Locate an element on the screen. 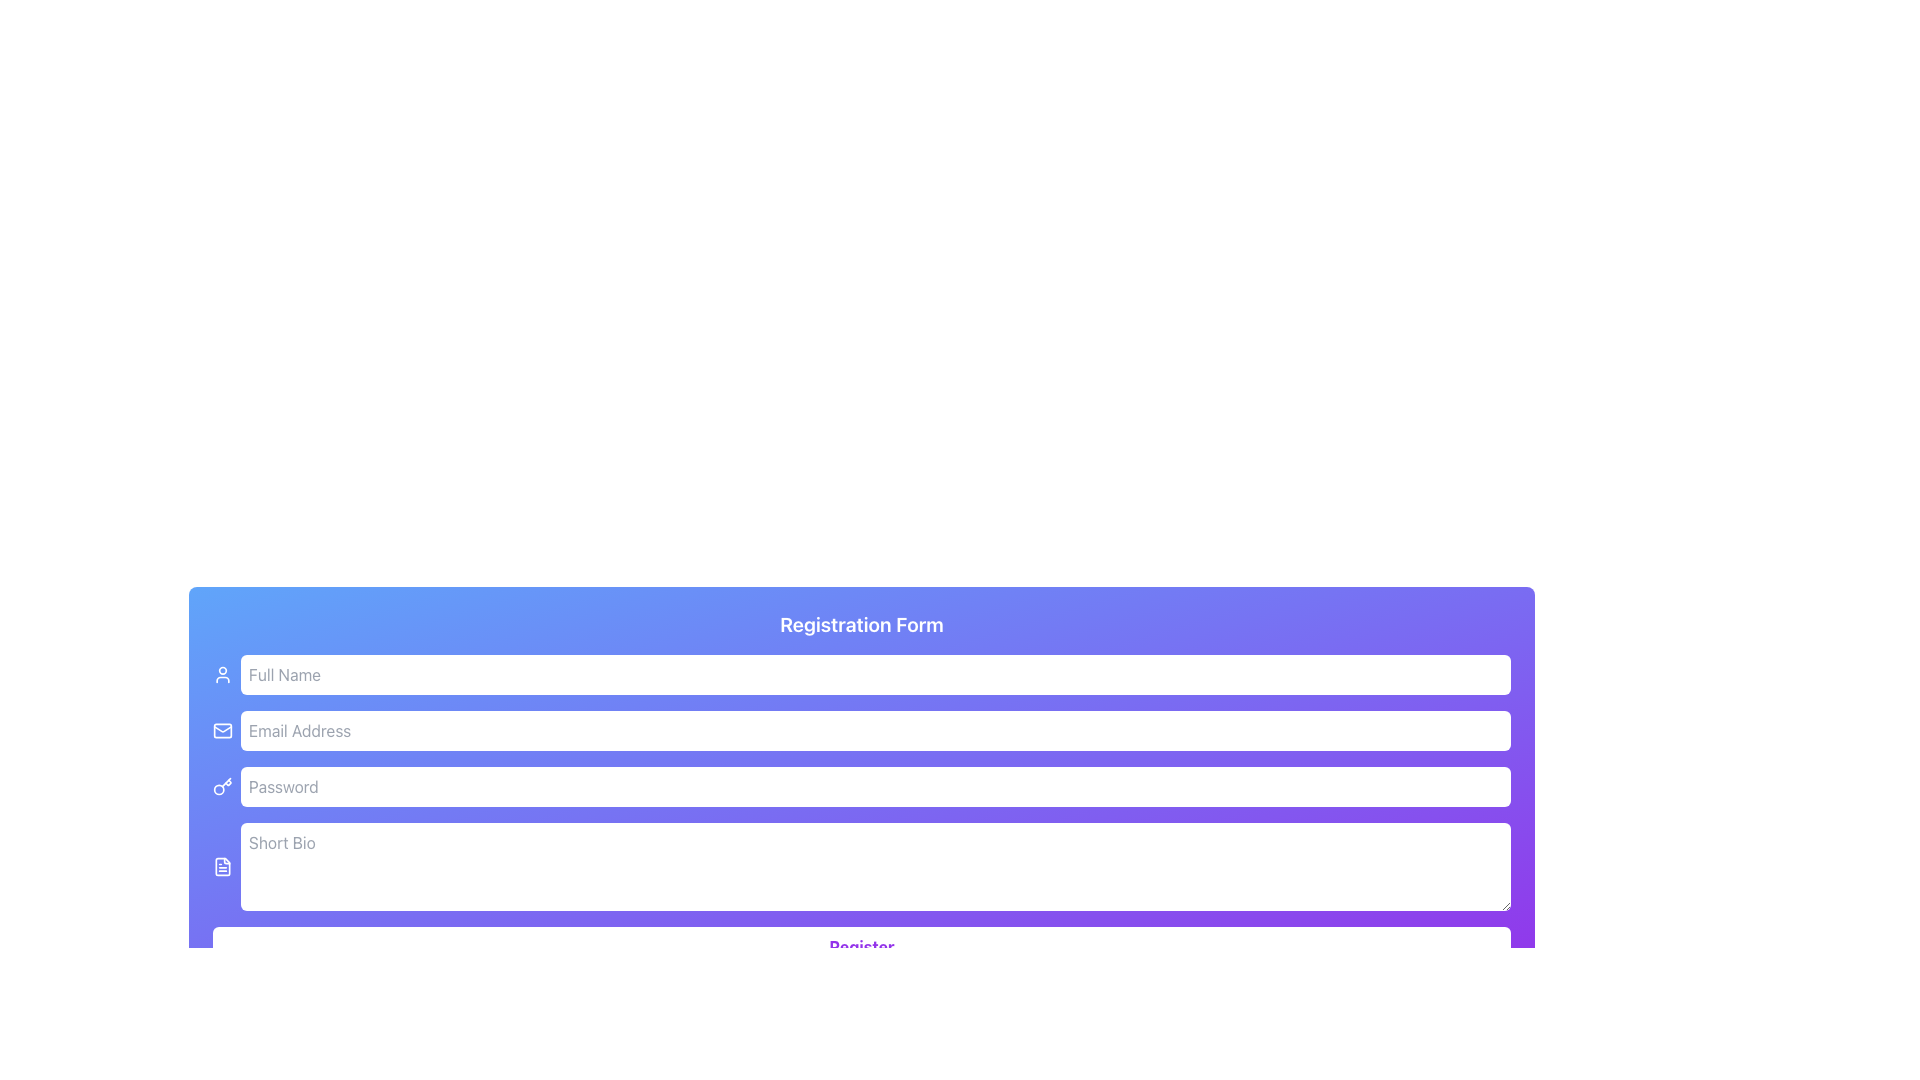 This screenshot has height=1080, width=1920. the SVG icon that serves as a visual indicator for the 'Email Address' input field, located on the left side of the input area is located at coordinates (222, 731).